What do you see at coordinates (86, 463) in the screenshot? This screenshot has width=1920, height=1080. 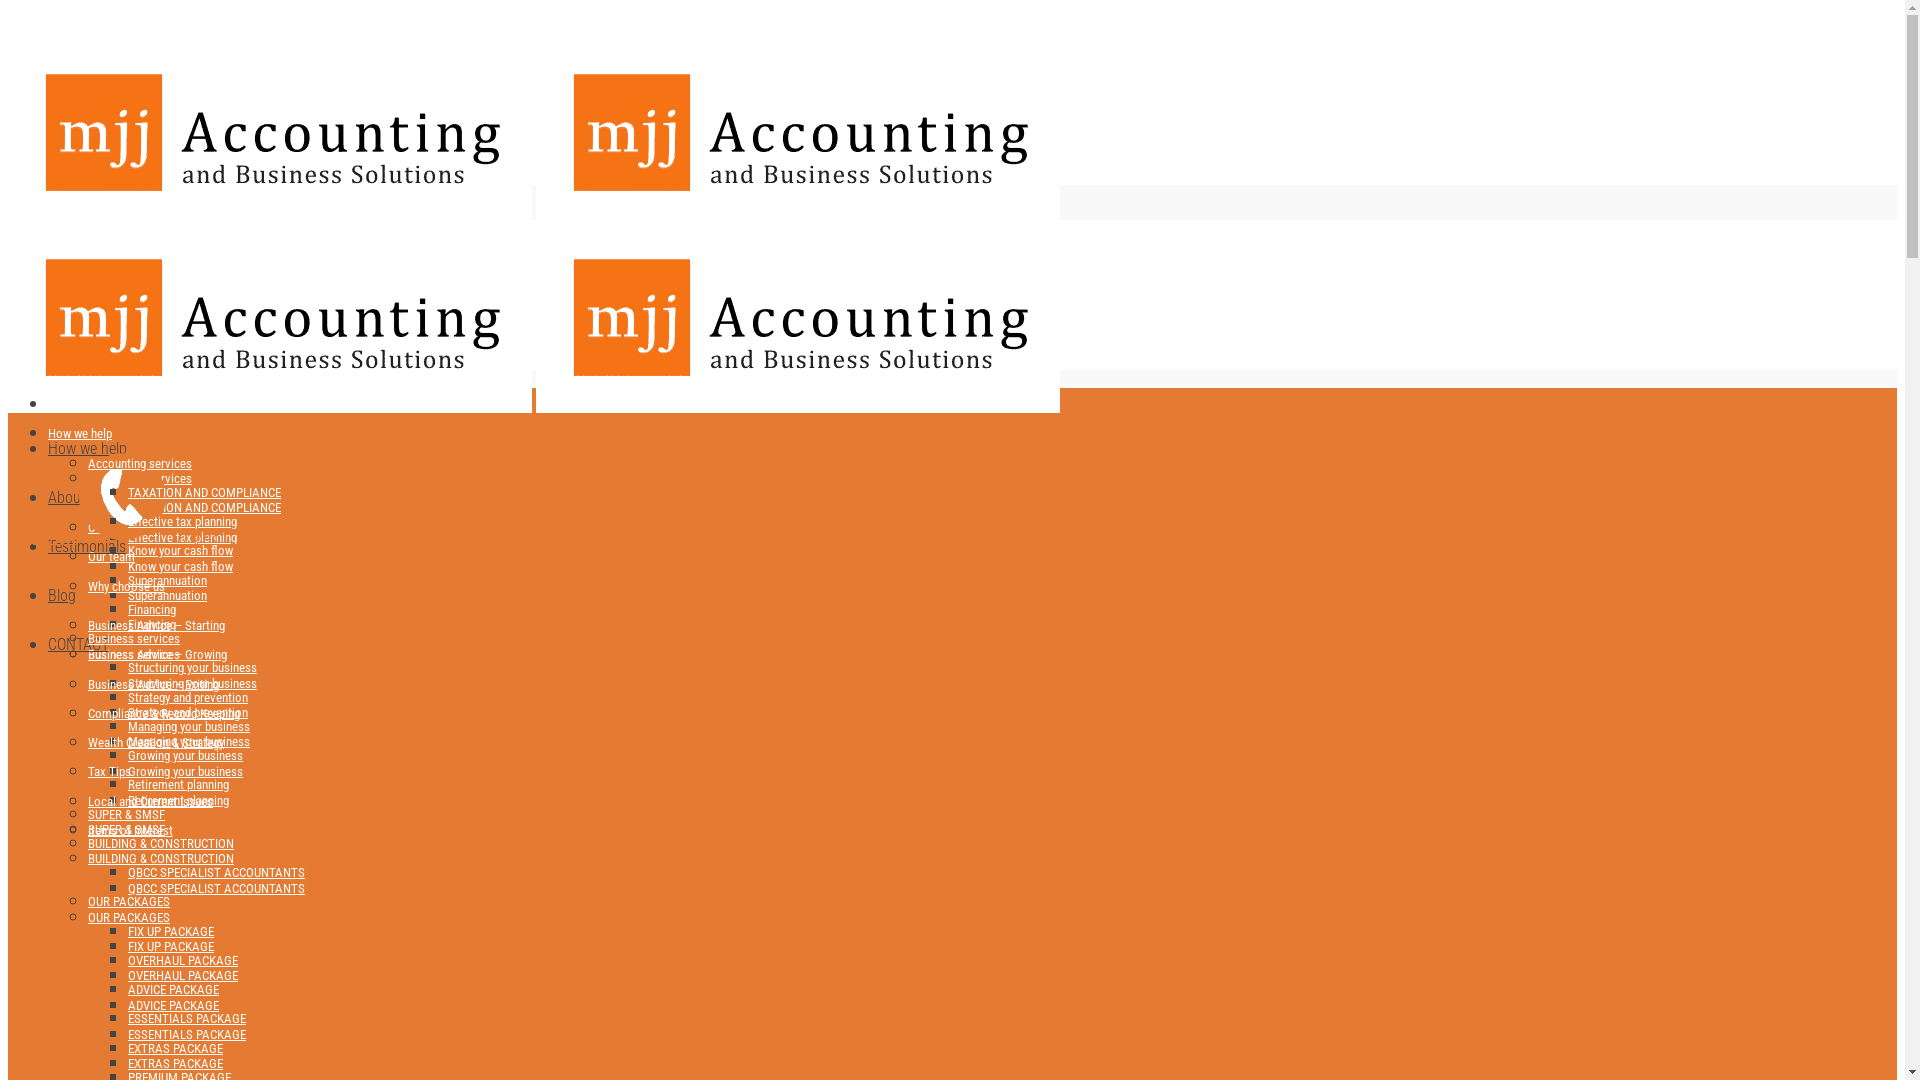 I see `'Accounting services'` at bounding box center [86, 463].